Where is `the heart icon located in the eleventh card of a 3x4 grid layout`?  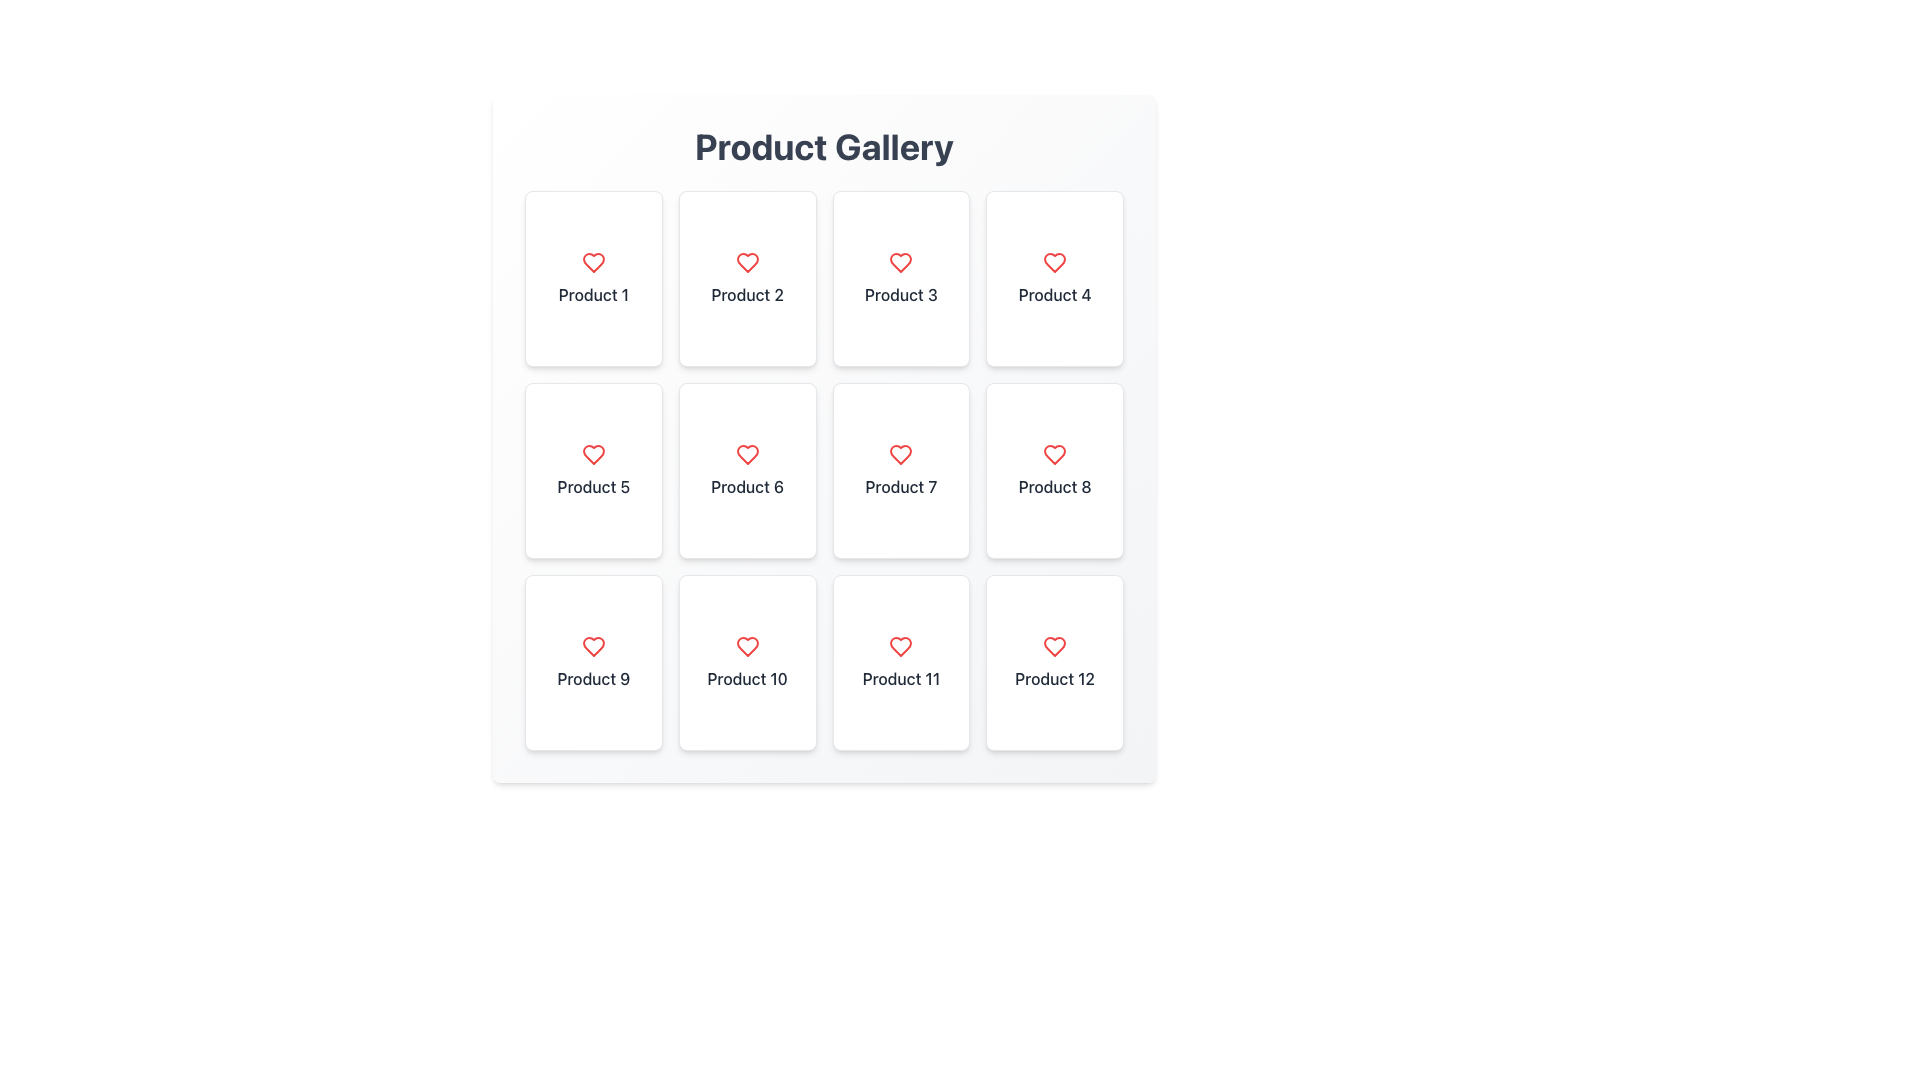 the heart icon located in the eleventh card of a 3x4 grid layout is located at coordinates (900, 647).